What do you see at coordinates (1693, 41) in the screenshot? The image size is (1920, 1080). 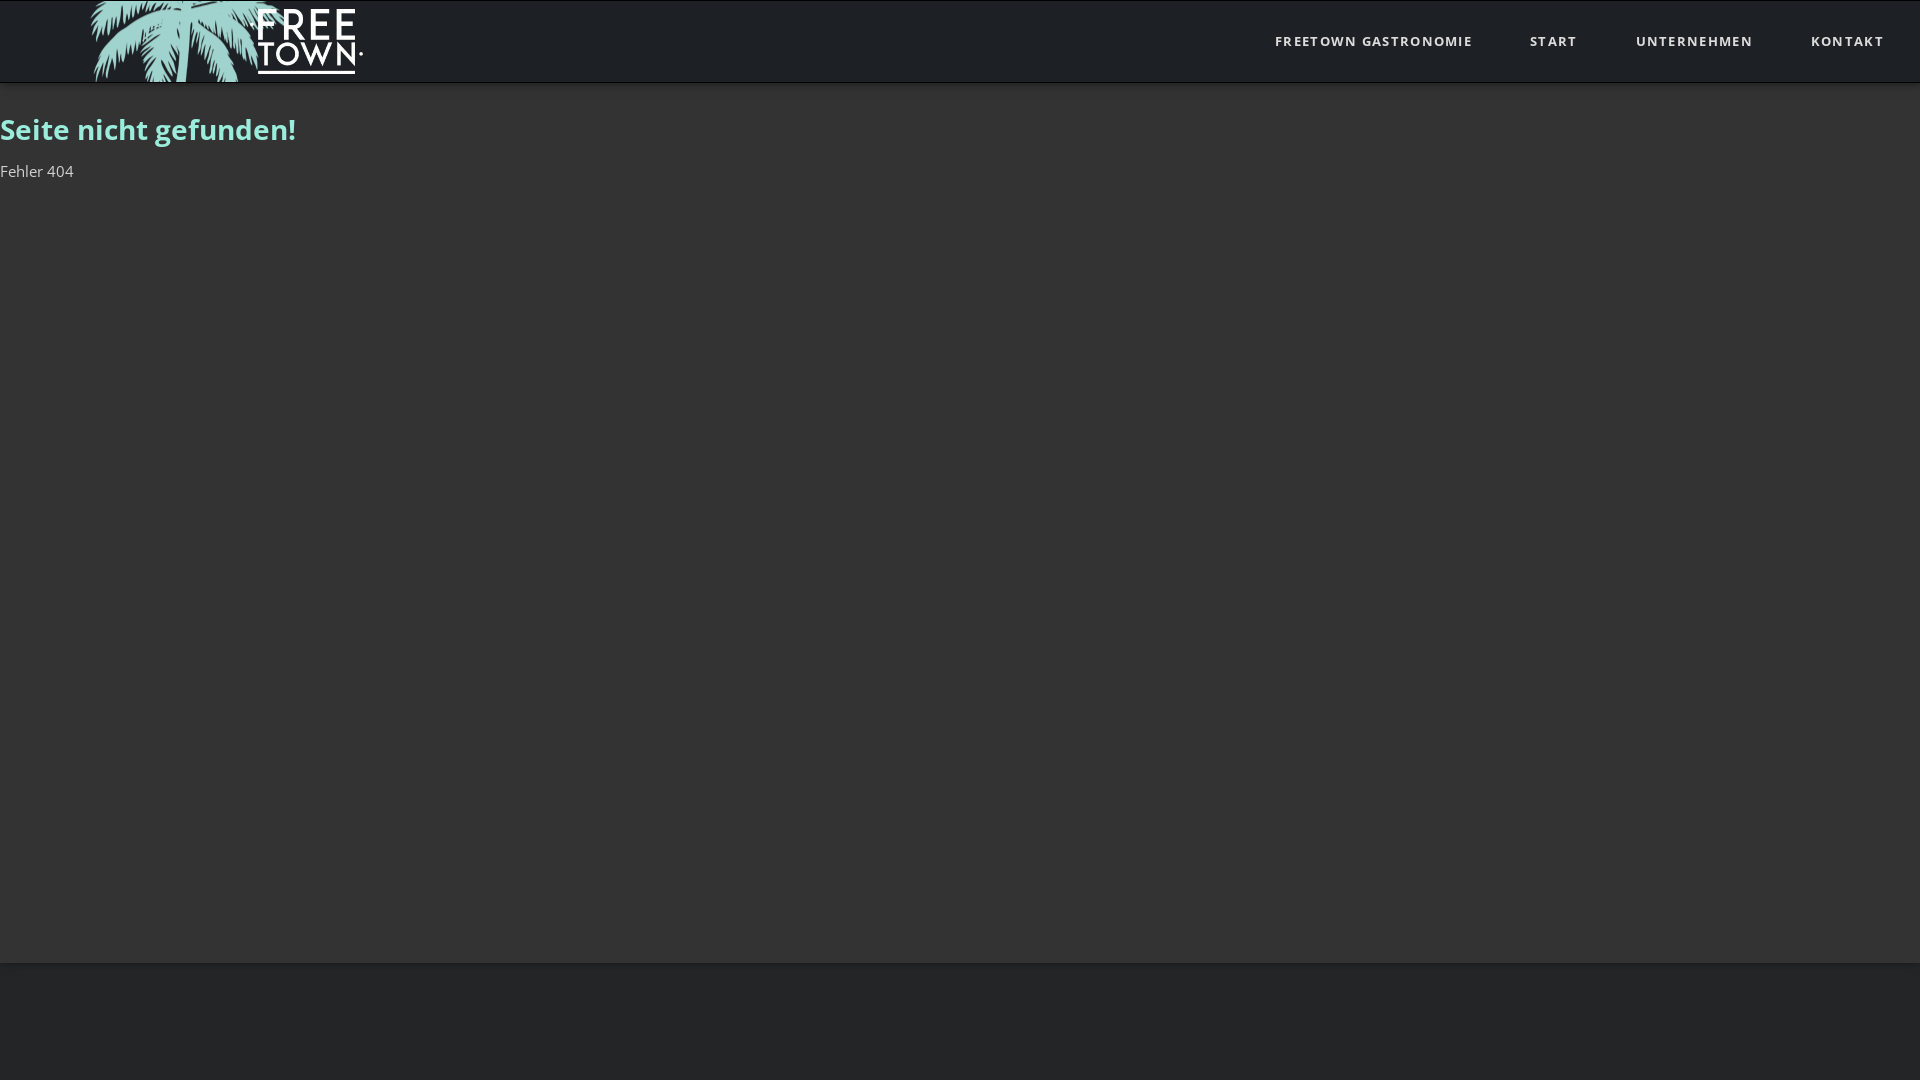 I see `'UNTERNEHMEN'` at bounding box center [1693, 41].